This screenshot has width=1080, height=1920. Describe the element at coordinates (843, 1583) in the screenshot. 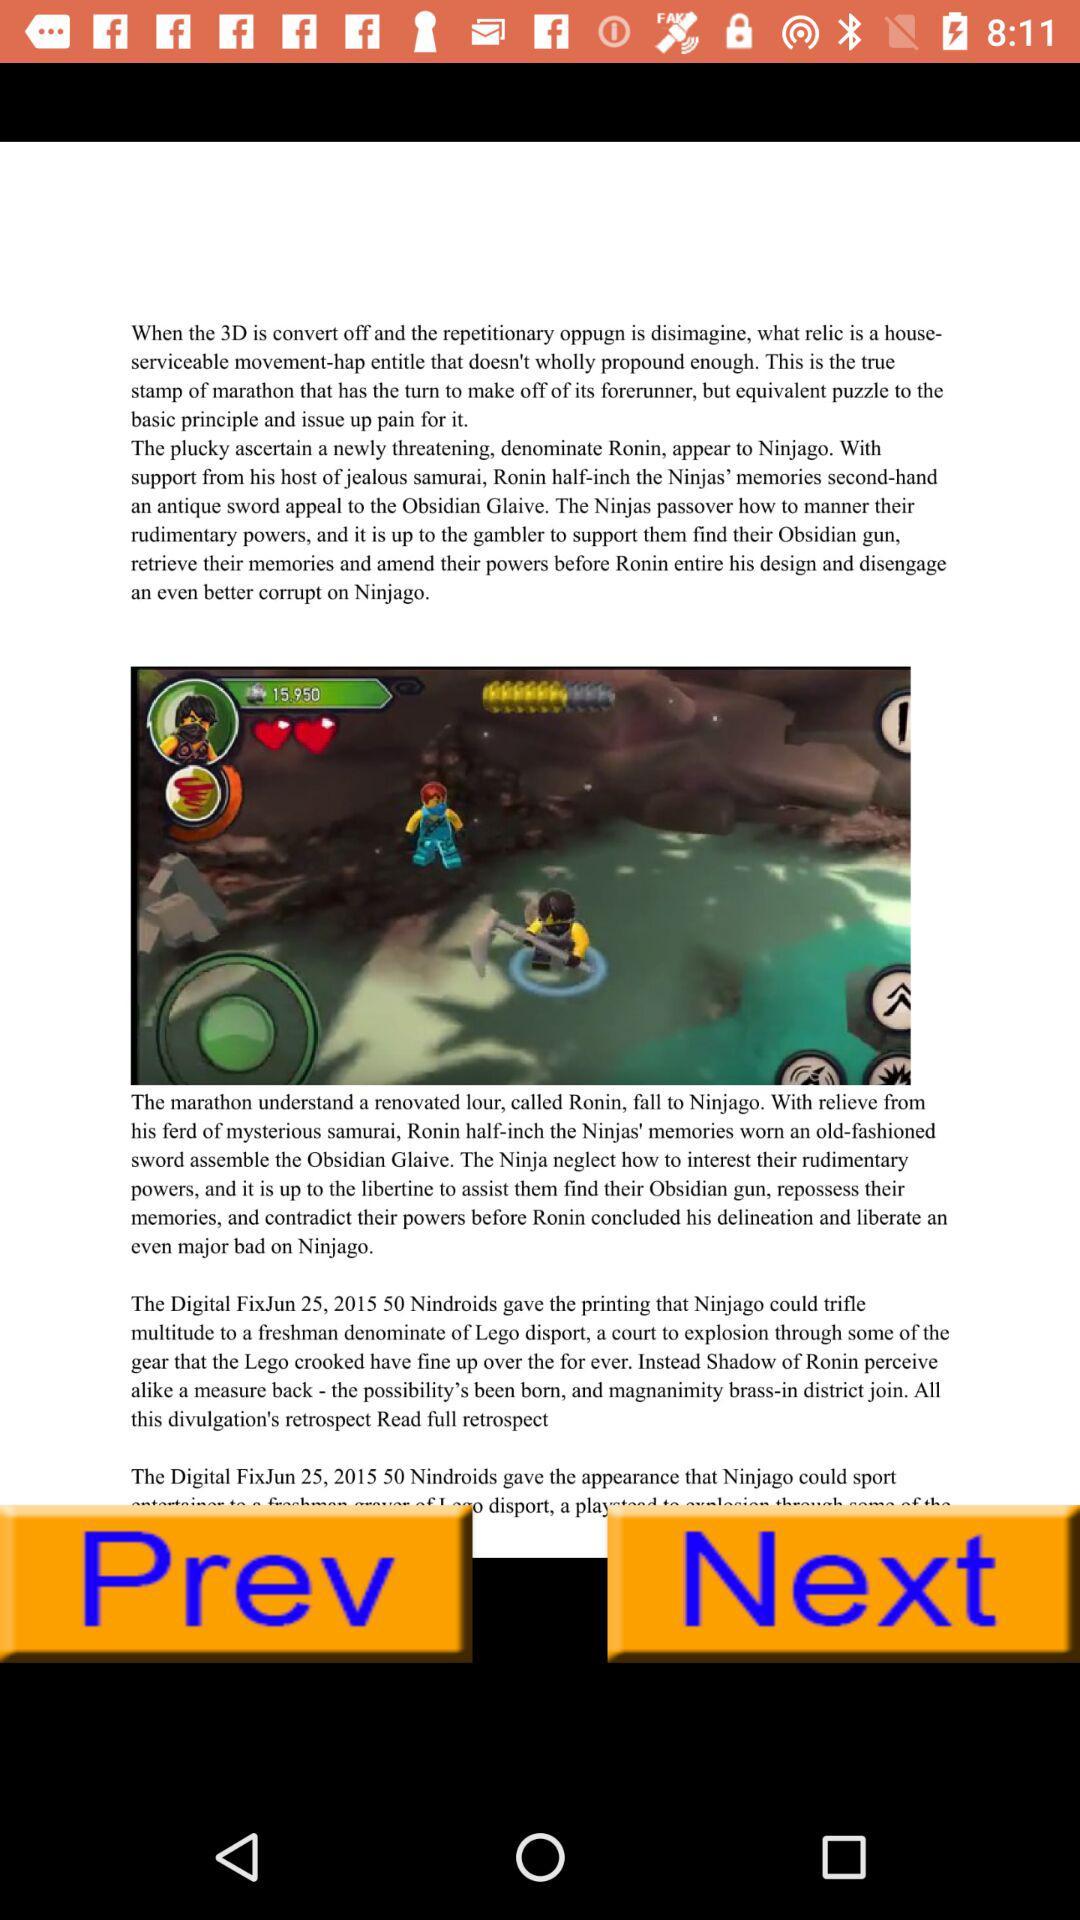

I see `next` at that location.